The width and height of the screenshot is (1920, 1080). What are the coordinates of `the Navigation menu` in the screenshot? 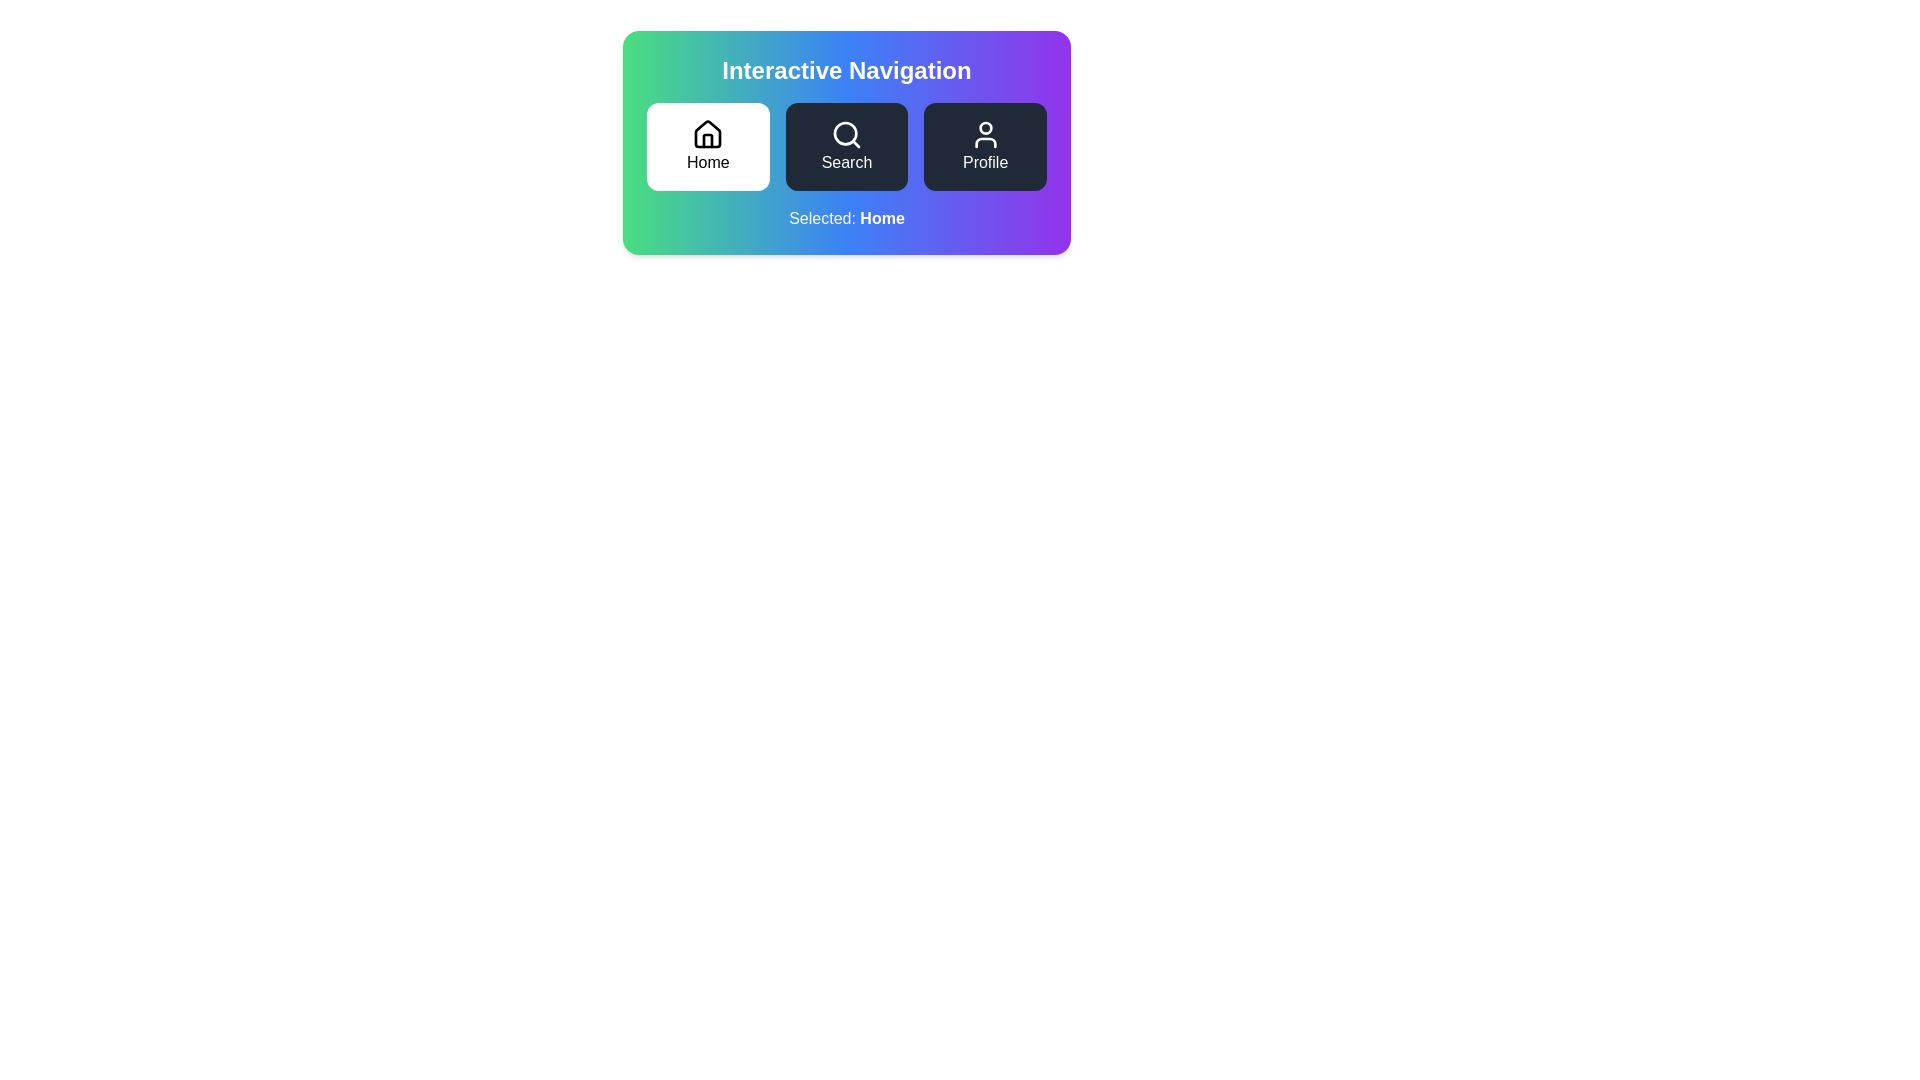 It's located at (846, 145).